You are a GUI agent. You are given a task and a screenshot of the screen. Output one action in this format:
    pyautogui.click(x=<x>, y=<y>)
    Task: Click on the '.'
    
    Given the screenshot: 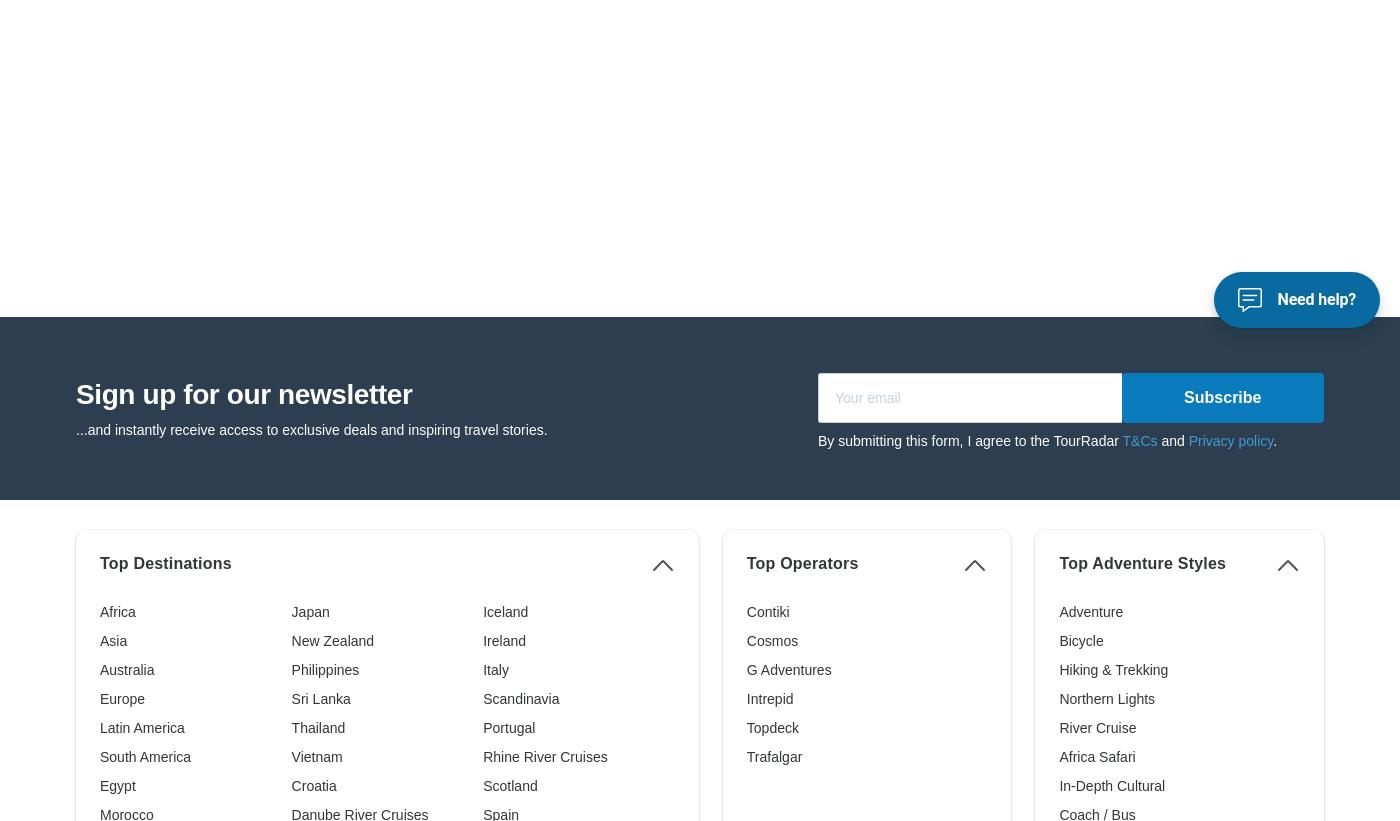 What is the action you would take?
    pyautogui.click(x=1274, y=117)
    